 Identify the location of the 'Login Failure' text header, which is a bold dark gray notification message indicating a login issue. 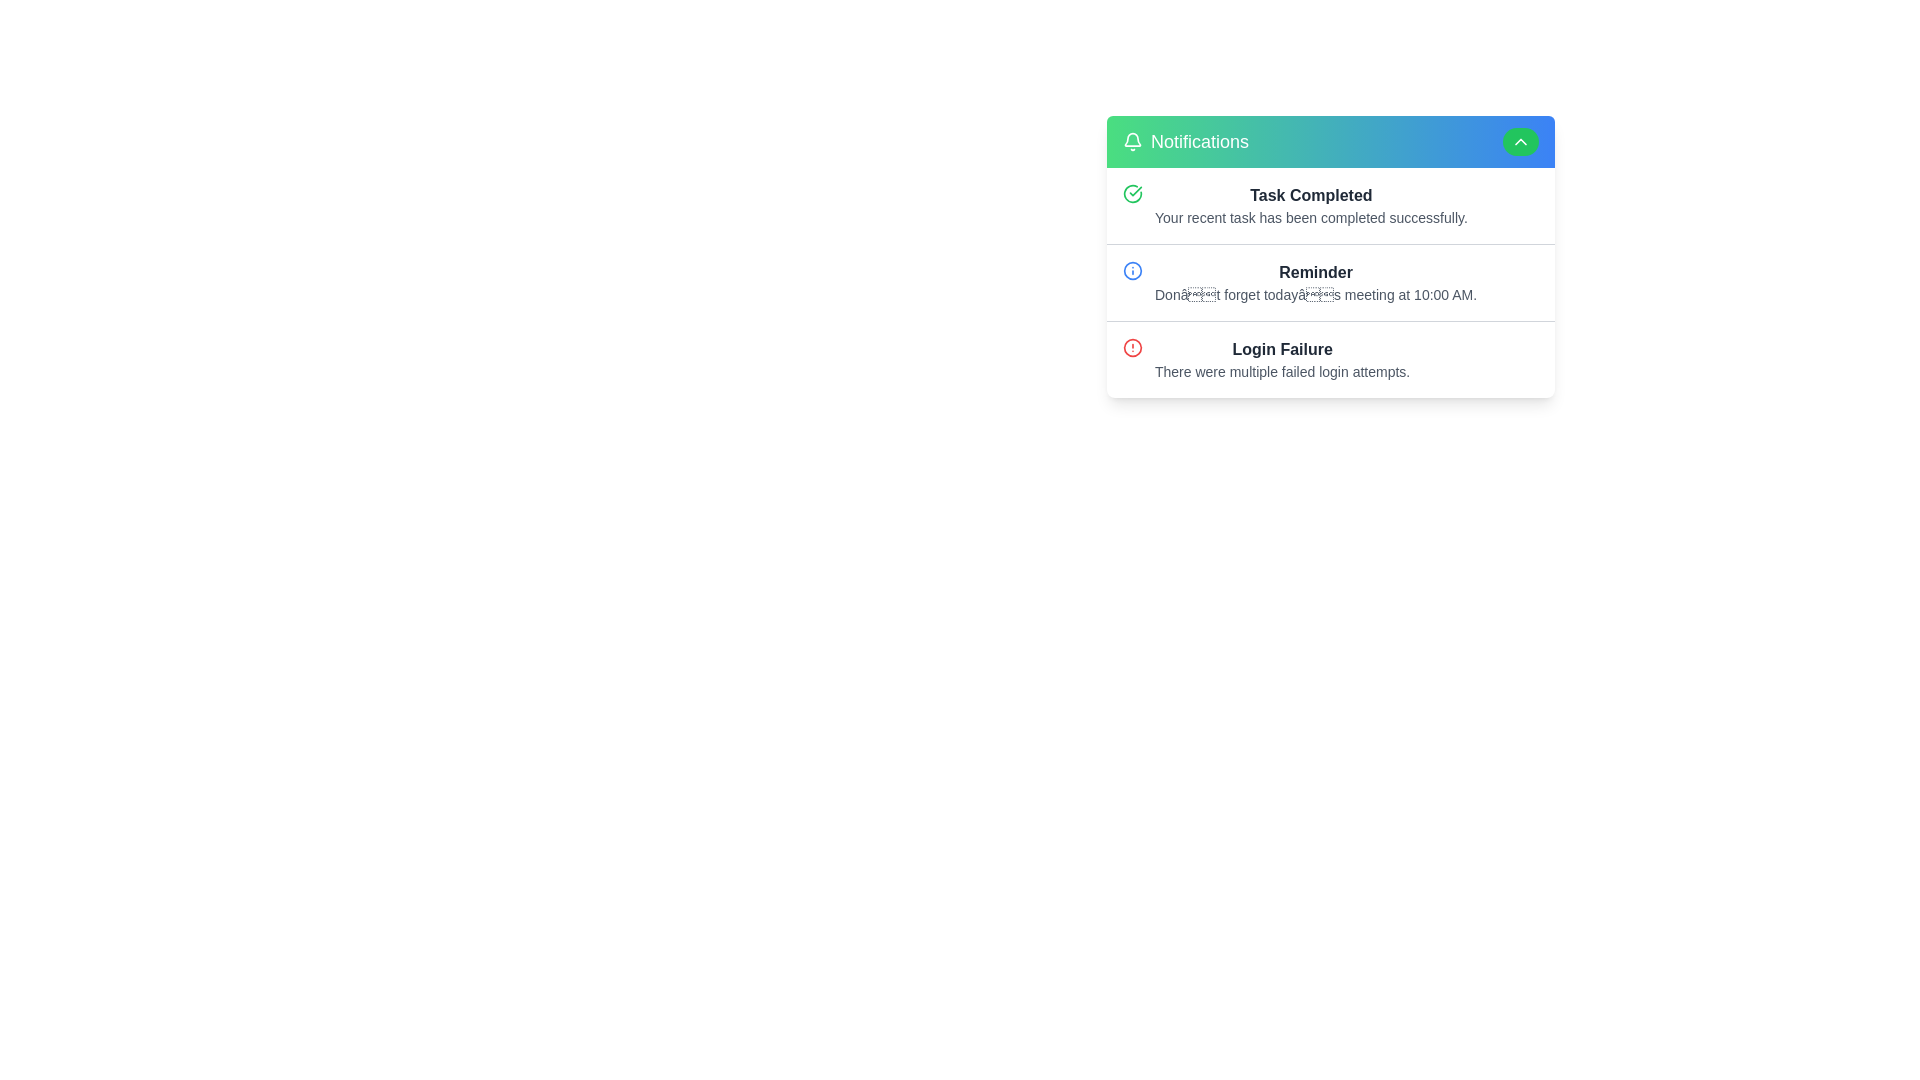
(1282, 349).